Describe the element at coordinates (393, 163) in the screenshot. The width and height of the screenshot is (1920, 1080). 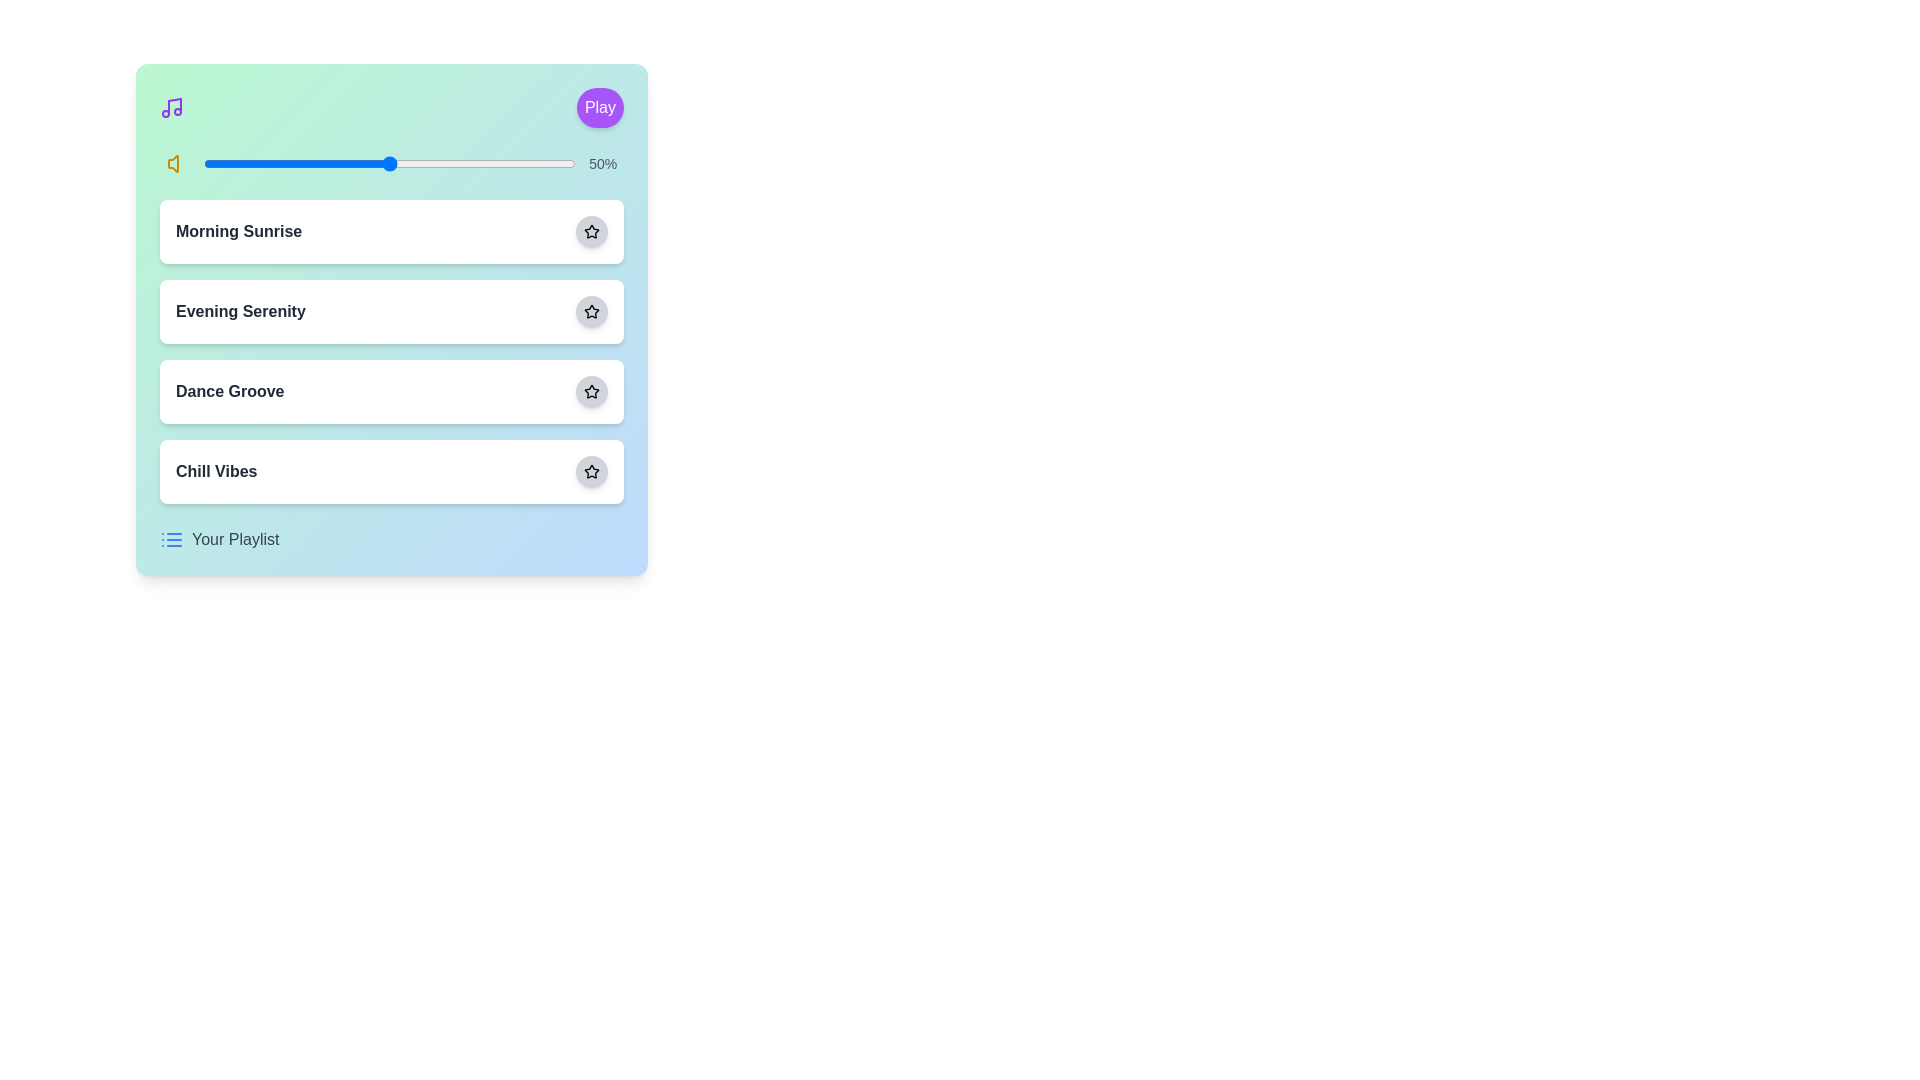
I see `the slider` at that location.